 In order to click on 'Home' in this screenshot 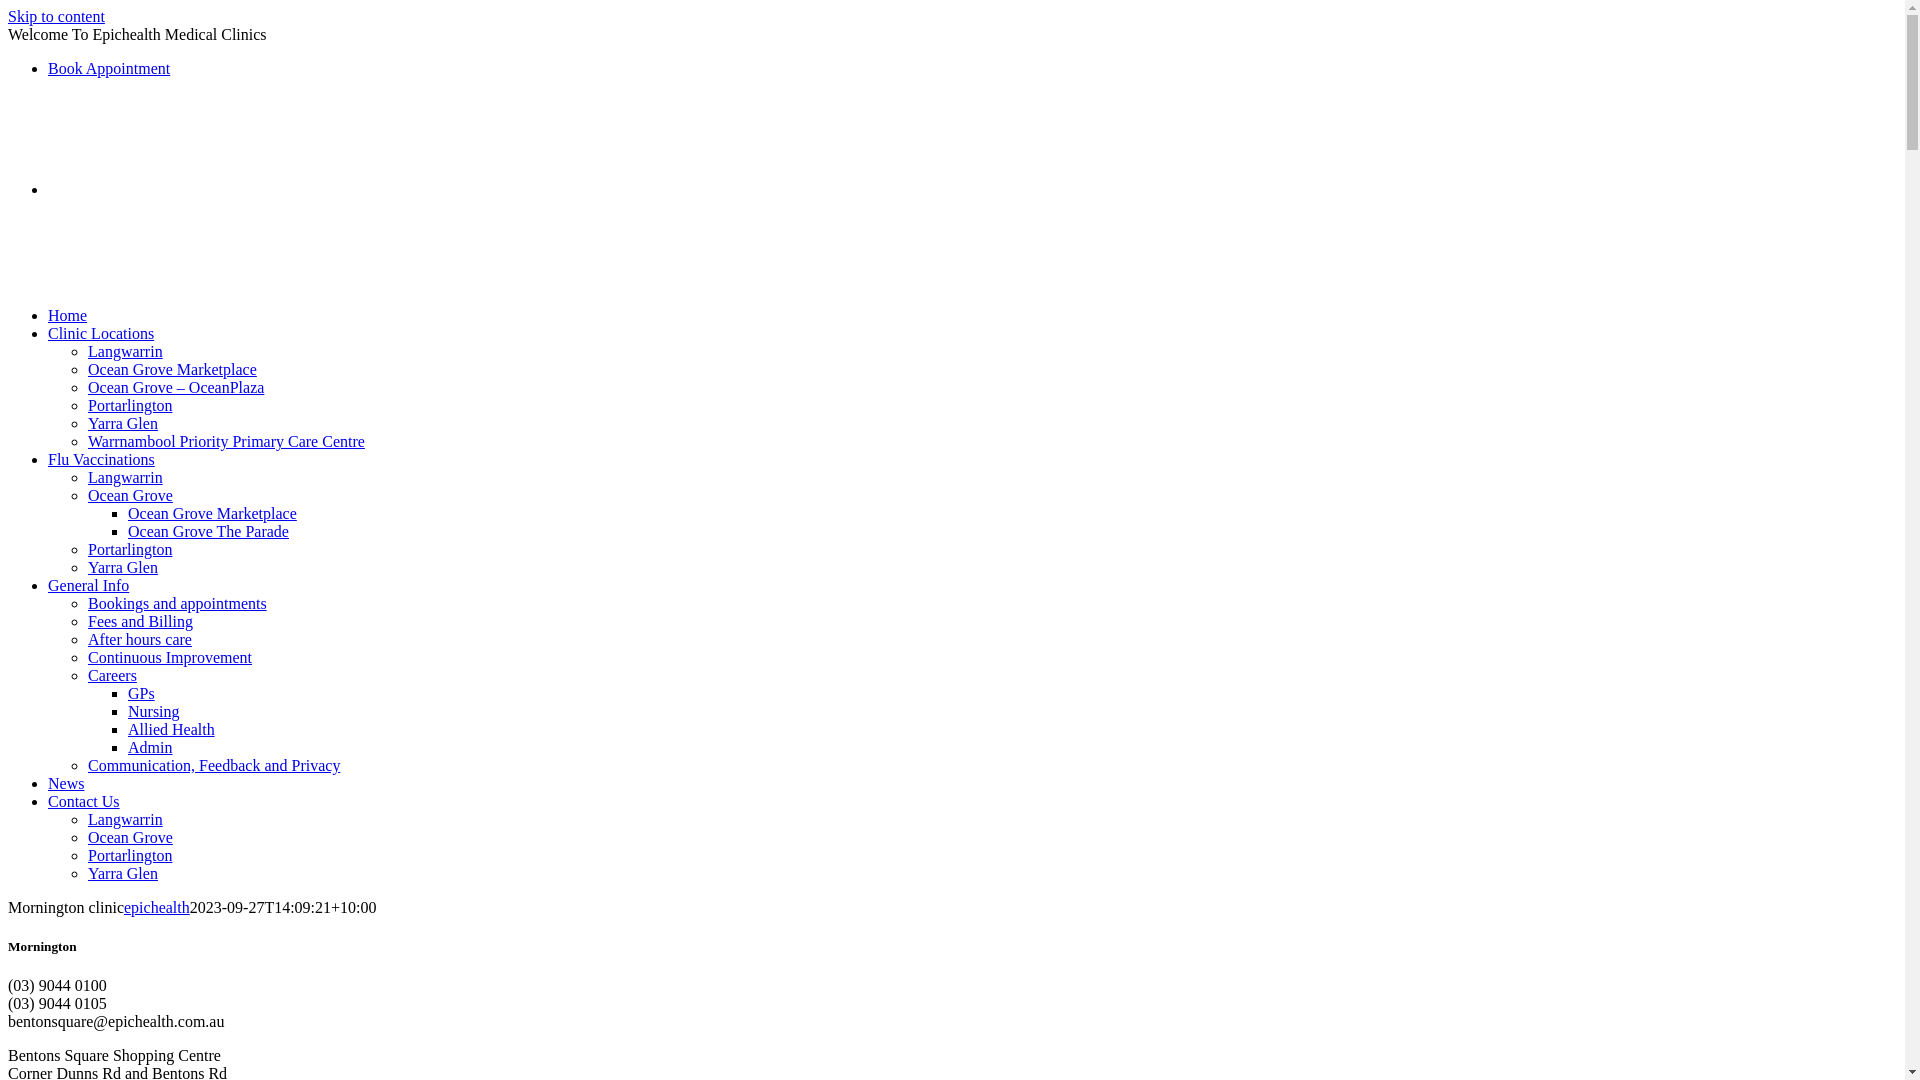, I will do `click(48, 315)`.